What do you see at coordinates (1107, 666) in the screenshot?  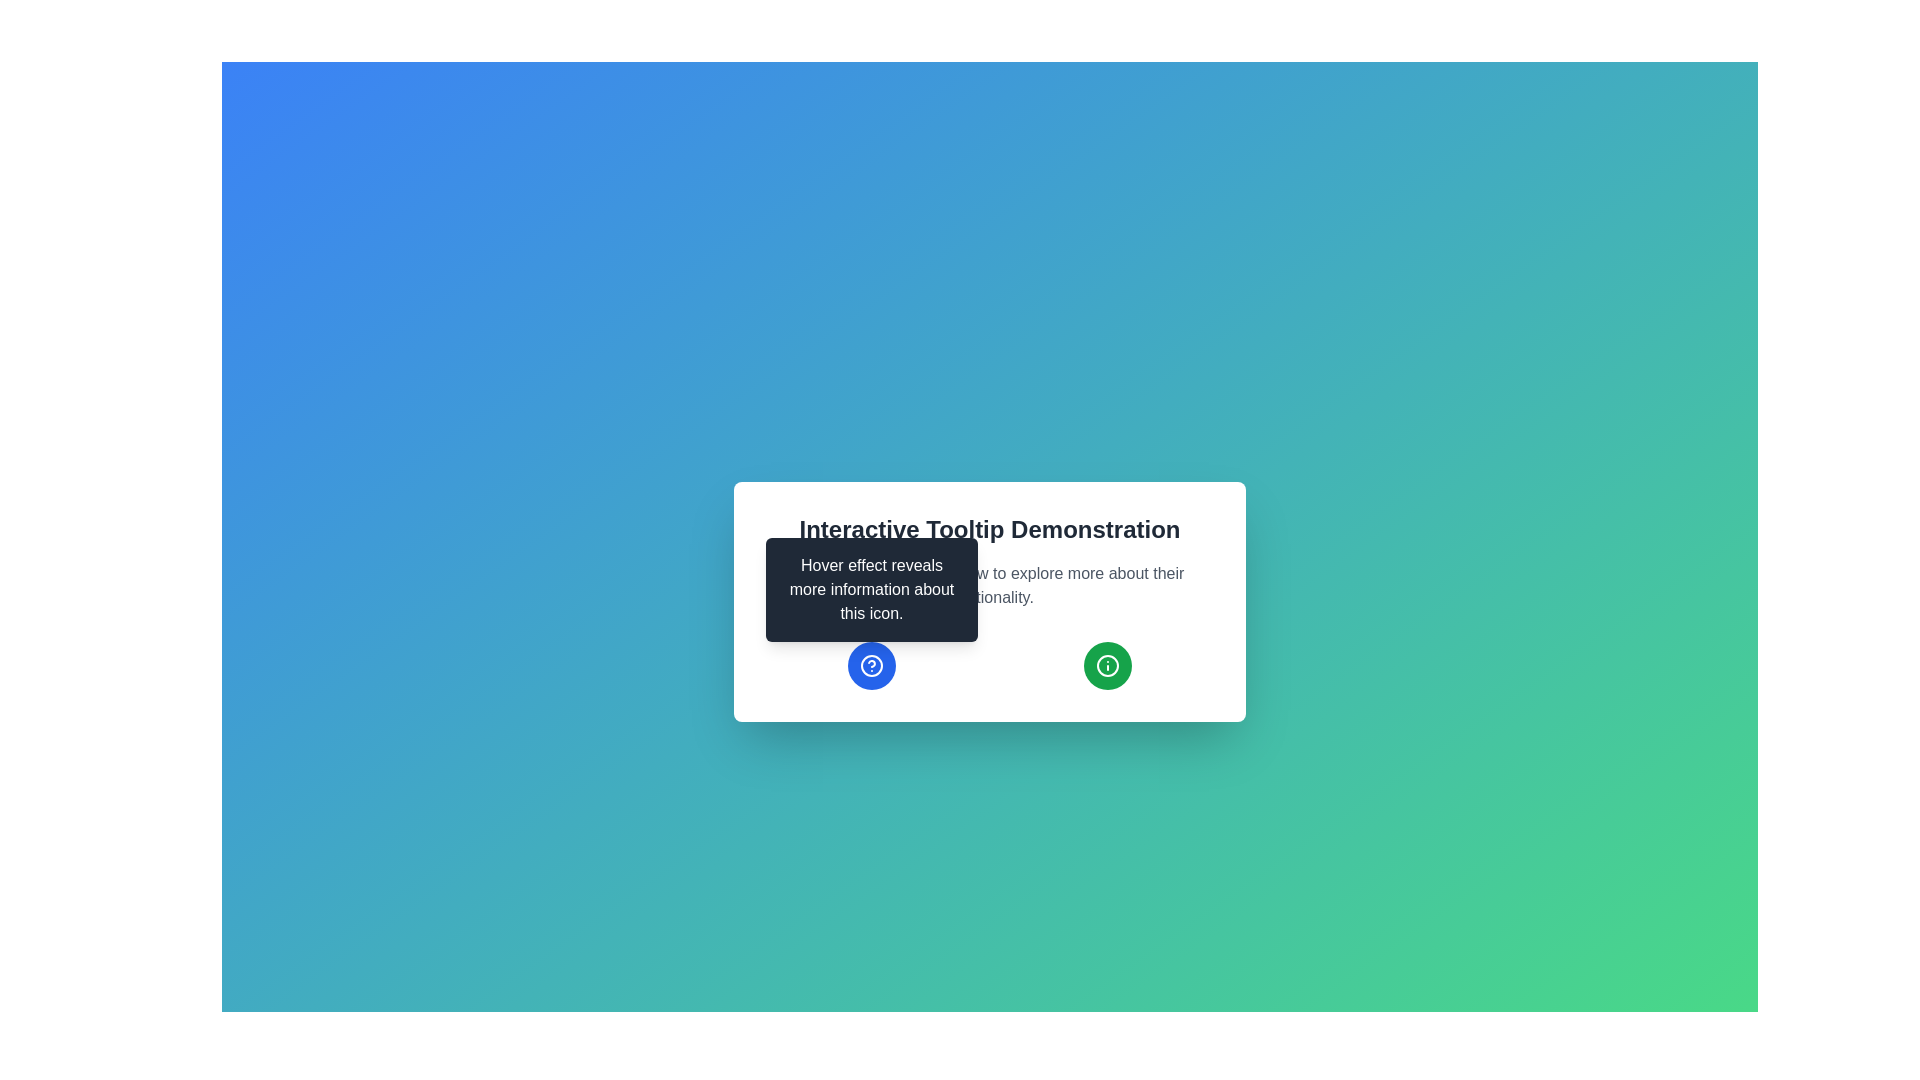 I see `the circular button with a green background and an informational icon at its center for accessibility purposes` at bounding box center [1107, 666].